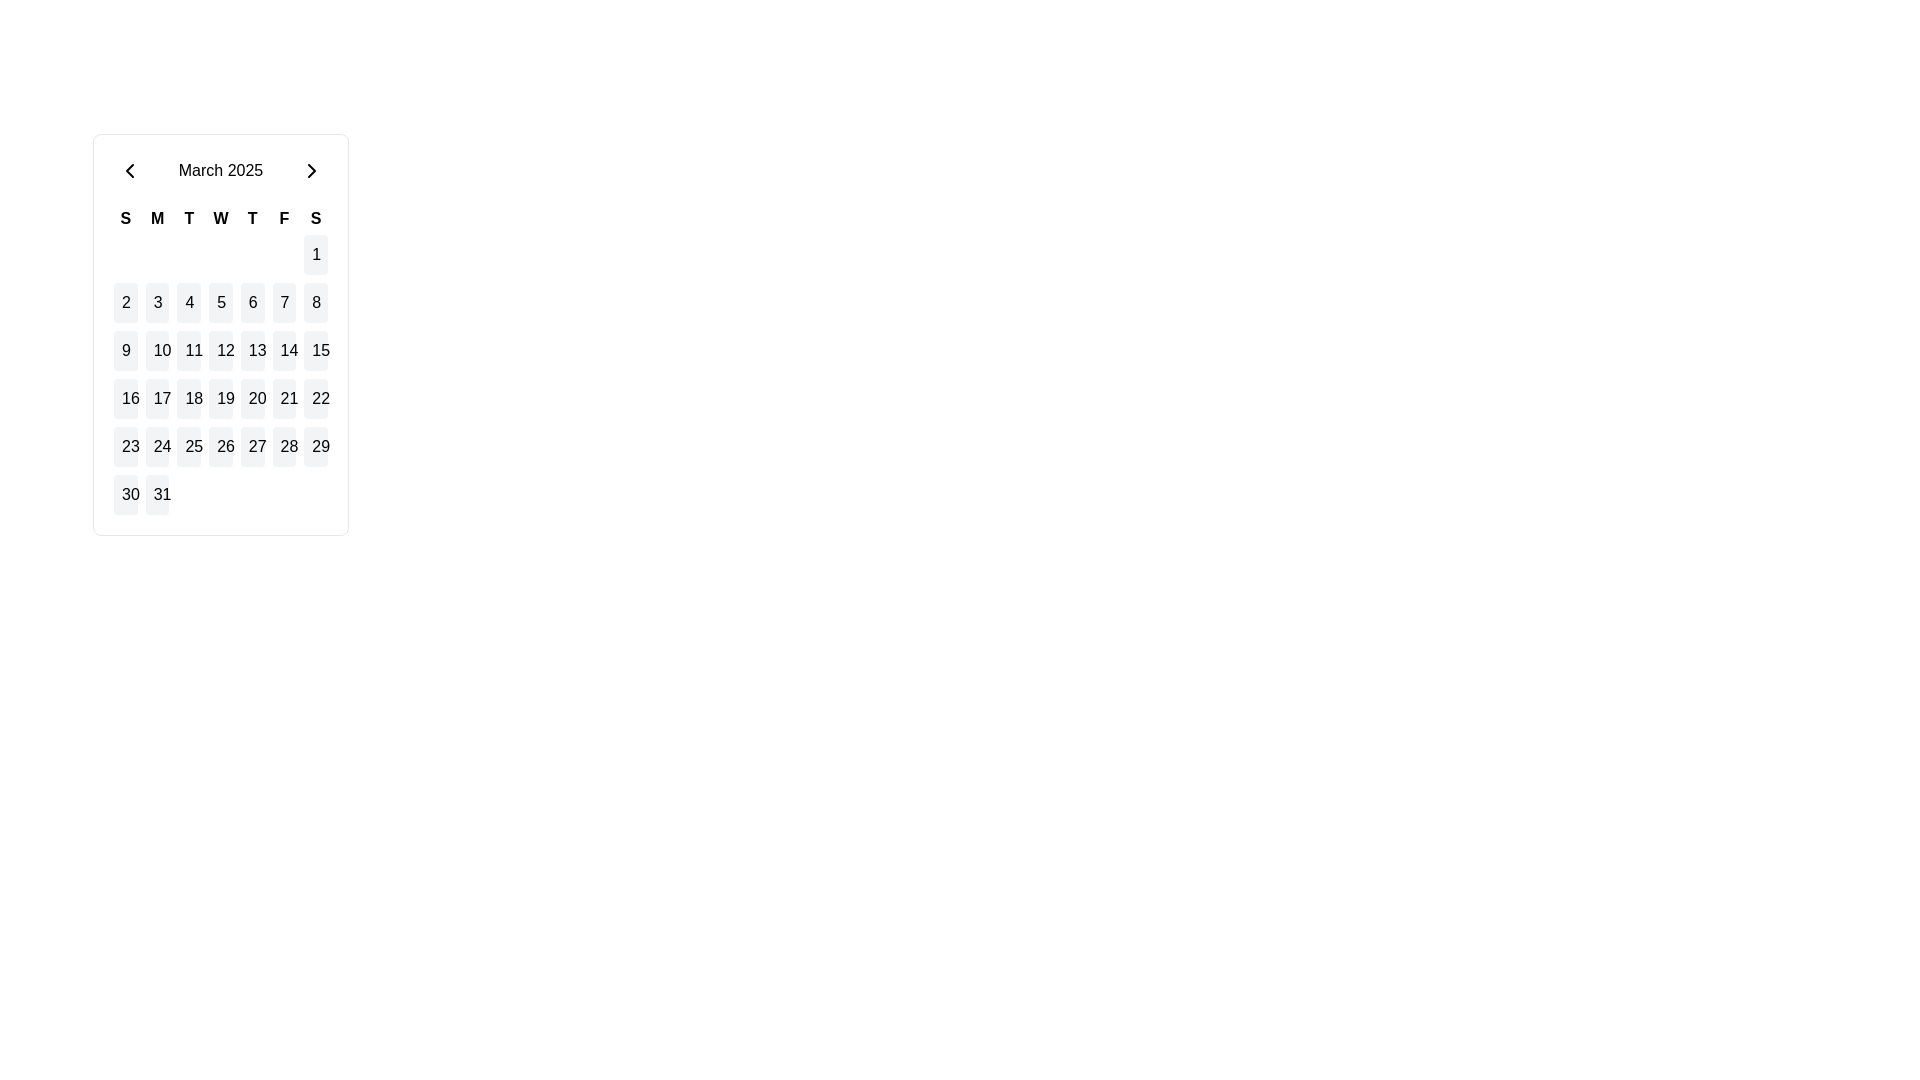 This screenshot has width=1920, height=1080. Describe the element at coordinates (315, 446) in the screenshot. I see `the date button '29' in the March 2025 calendar` at that location.